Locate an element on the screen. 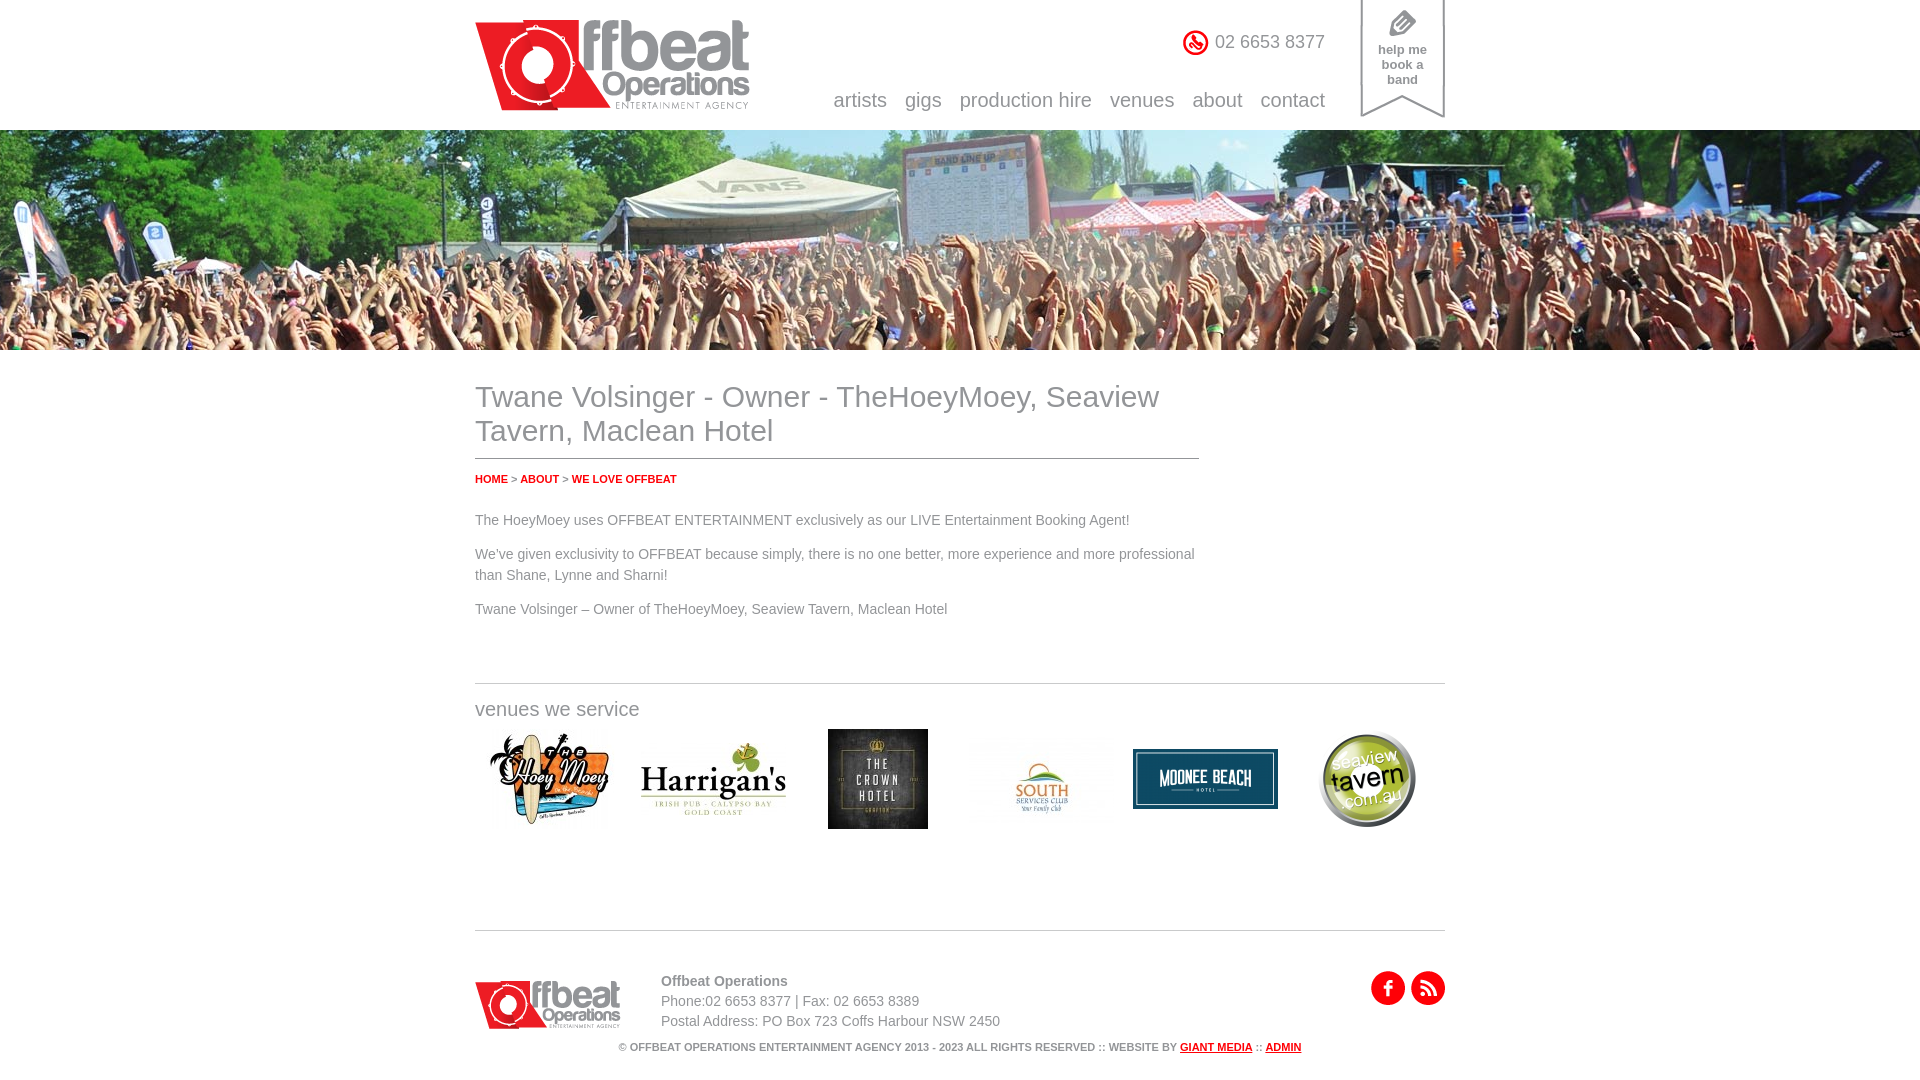 Image resolution: width=1920 pixels, height=1080 pixels. 'help me book a band' is located at coordinates (1401, 47).